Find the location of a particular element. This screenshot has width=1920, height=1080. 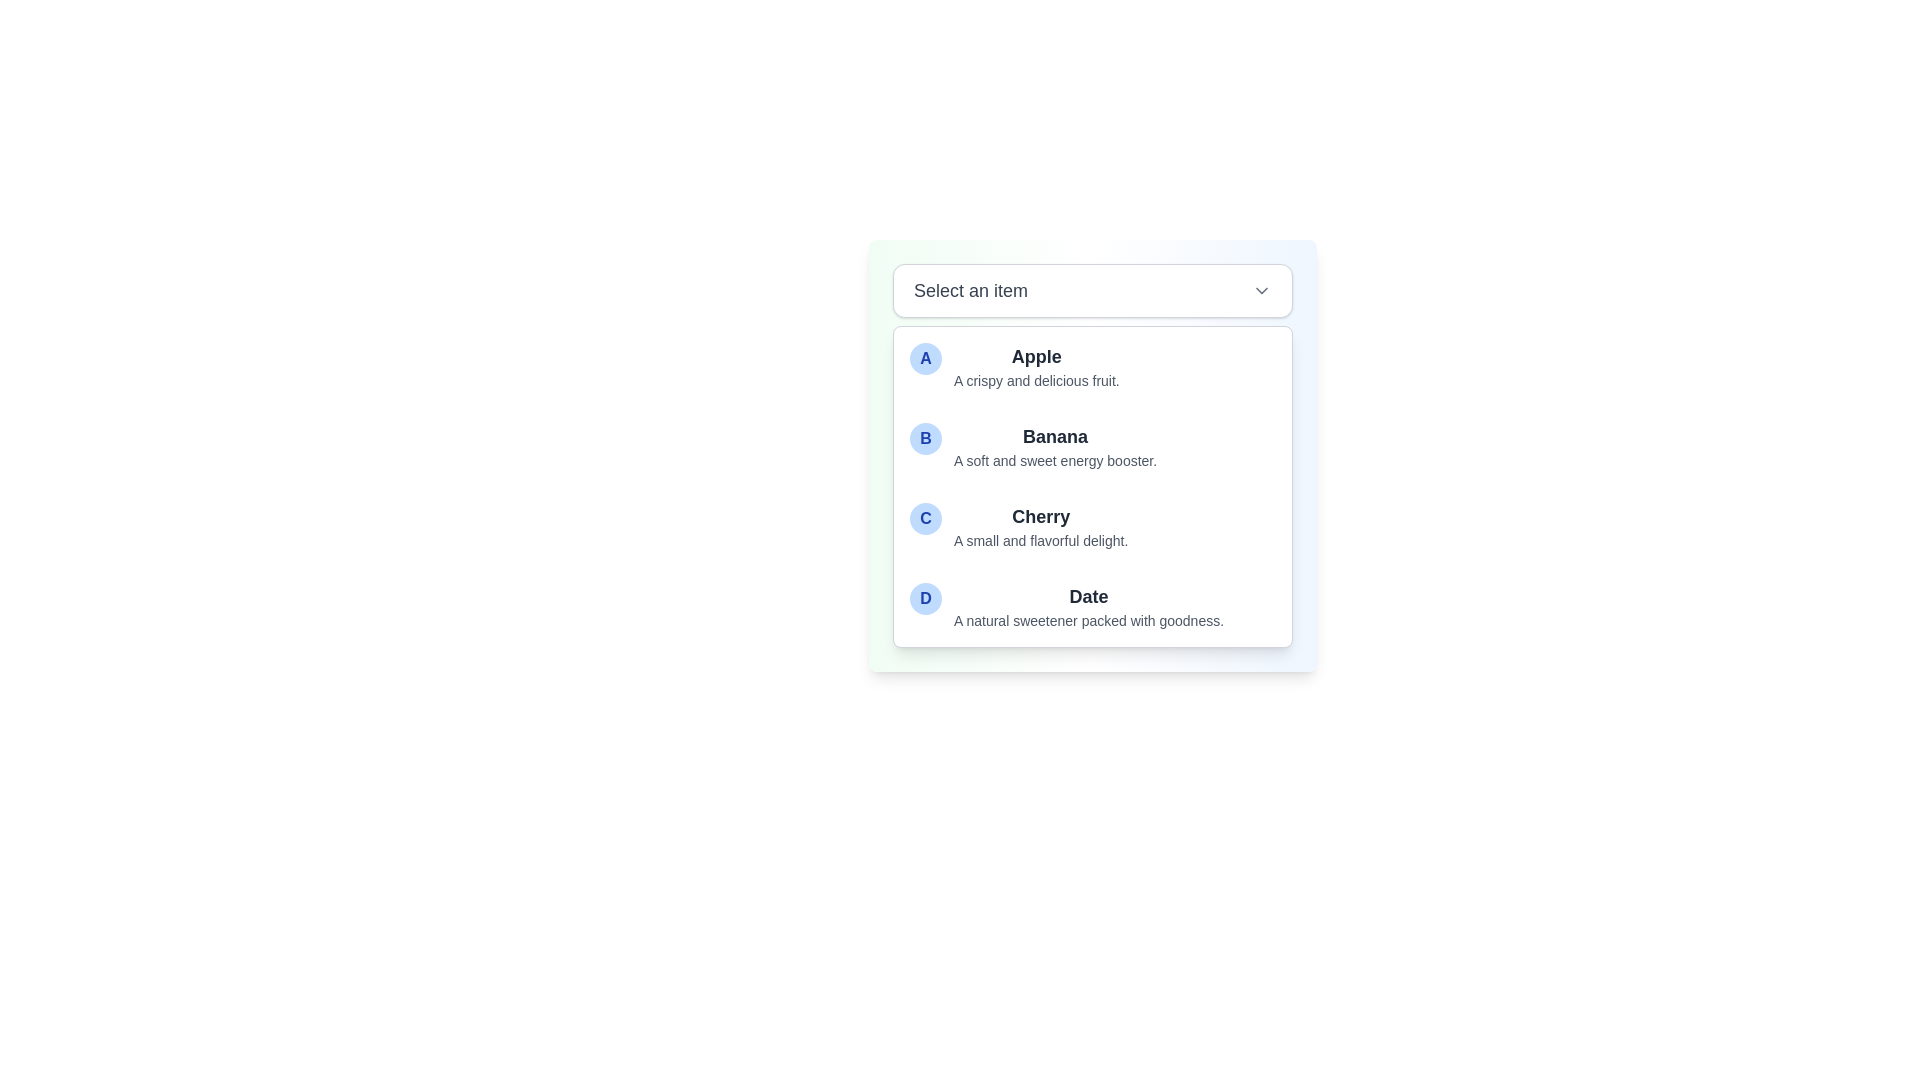

the first list item representing the fruit 'Apple' is located at coordinates (1092, 366).